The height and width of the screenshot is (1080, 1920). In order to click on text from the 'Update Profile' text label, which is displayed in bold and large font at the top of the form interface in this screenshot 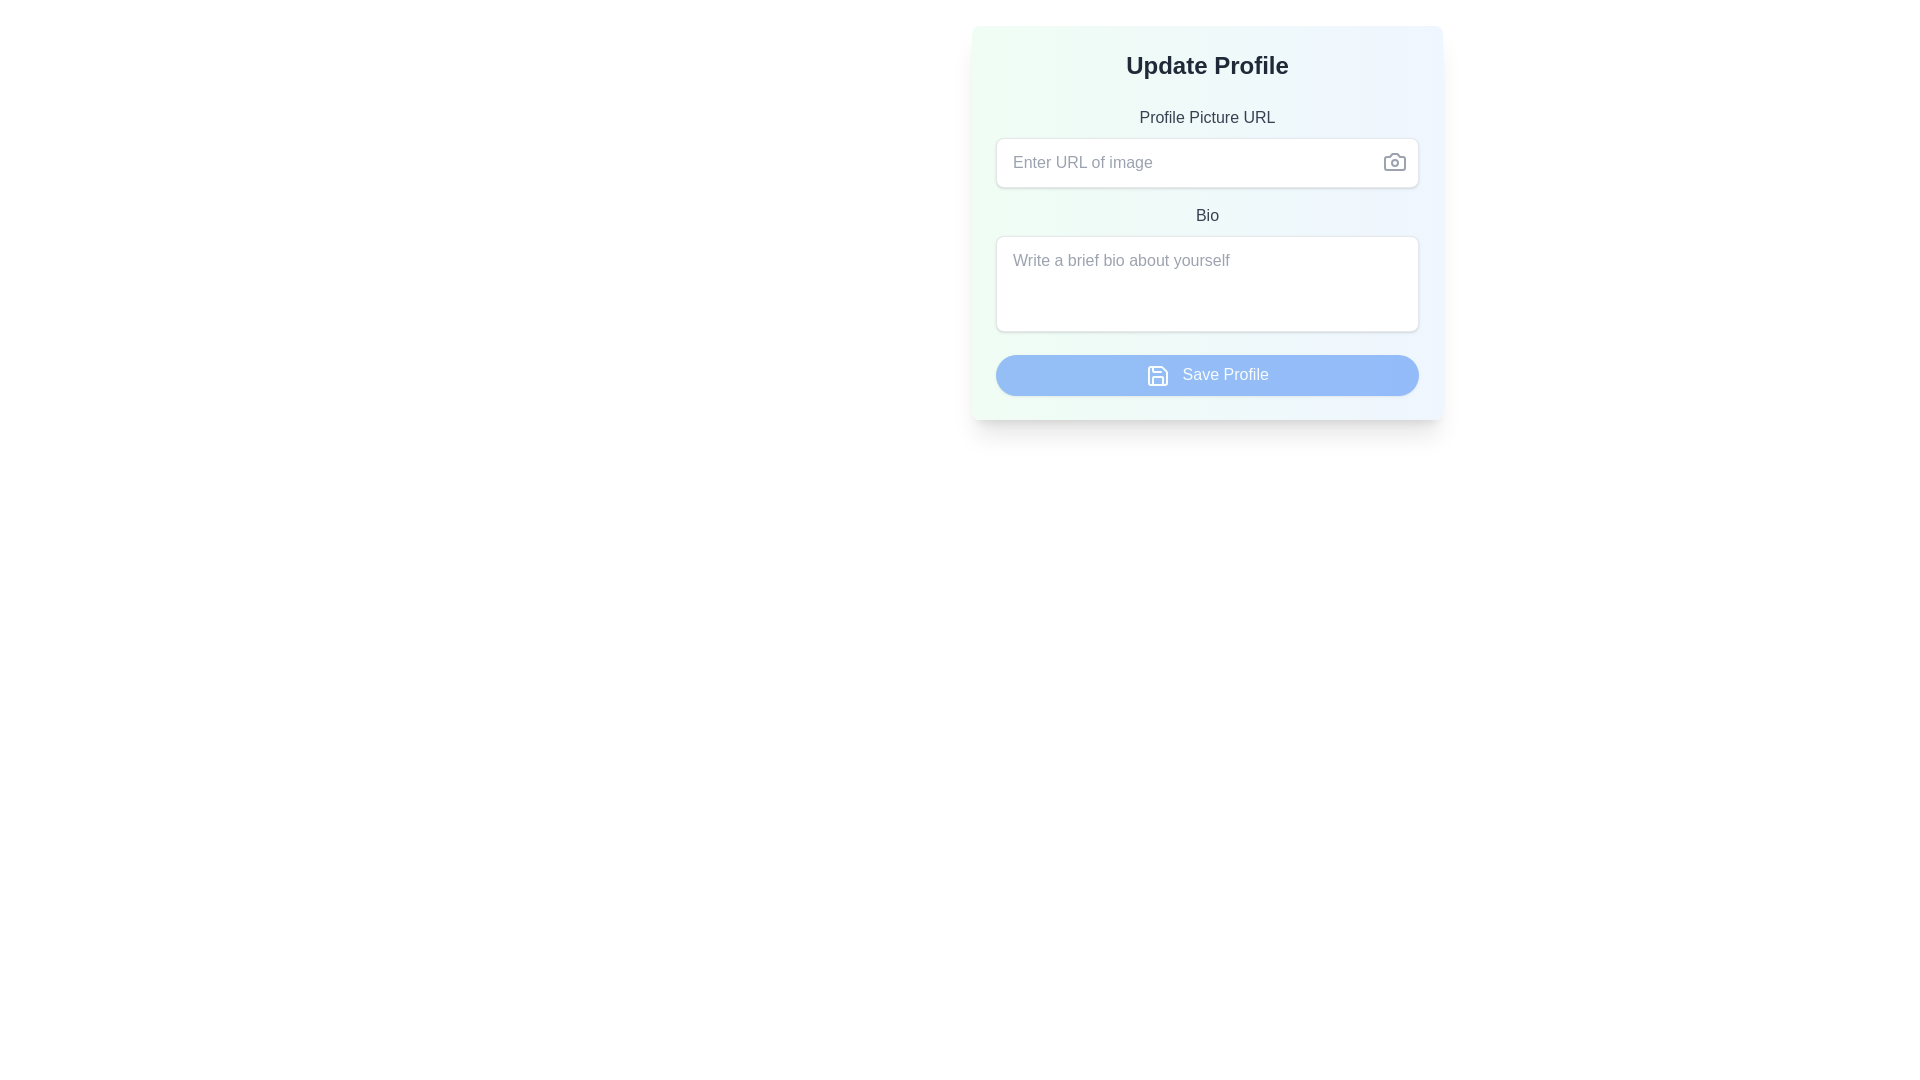, I will do `click(1206, 64)`.